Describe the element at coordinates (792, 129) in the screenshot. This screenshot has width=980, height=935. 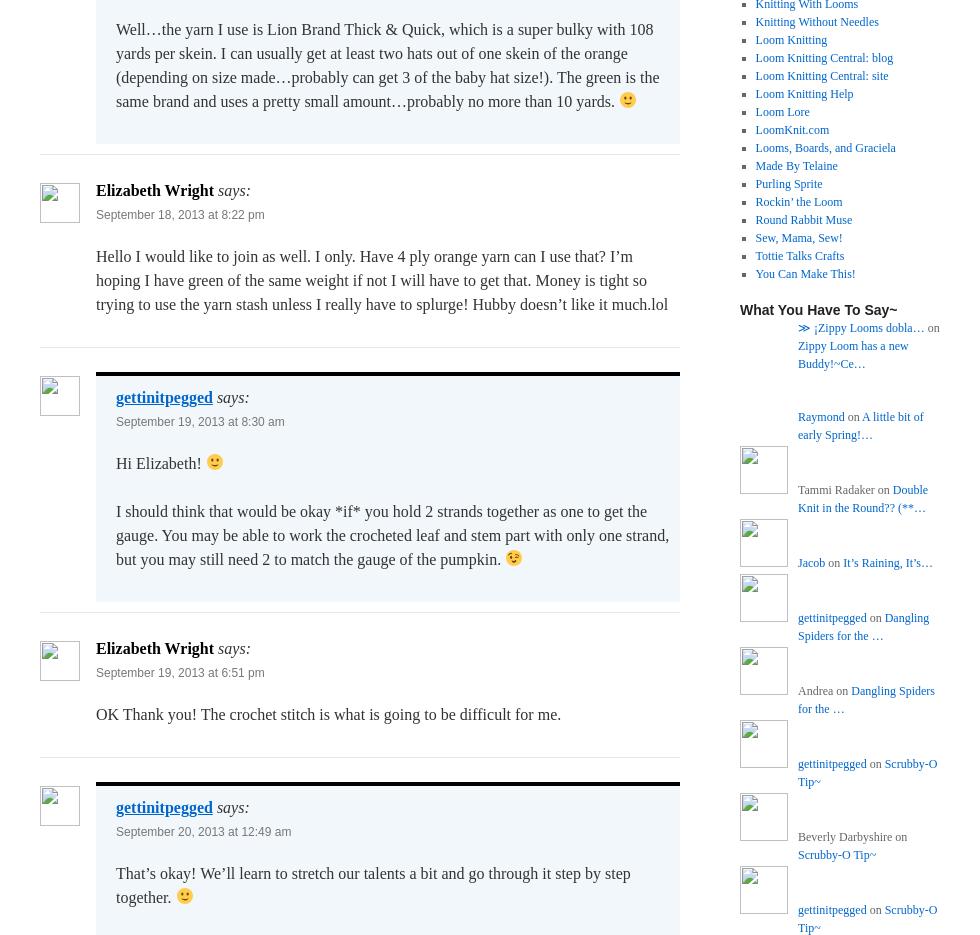
I see `'LoomKnit.com'` at that location.